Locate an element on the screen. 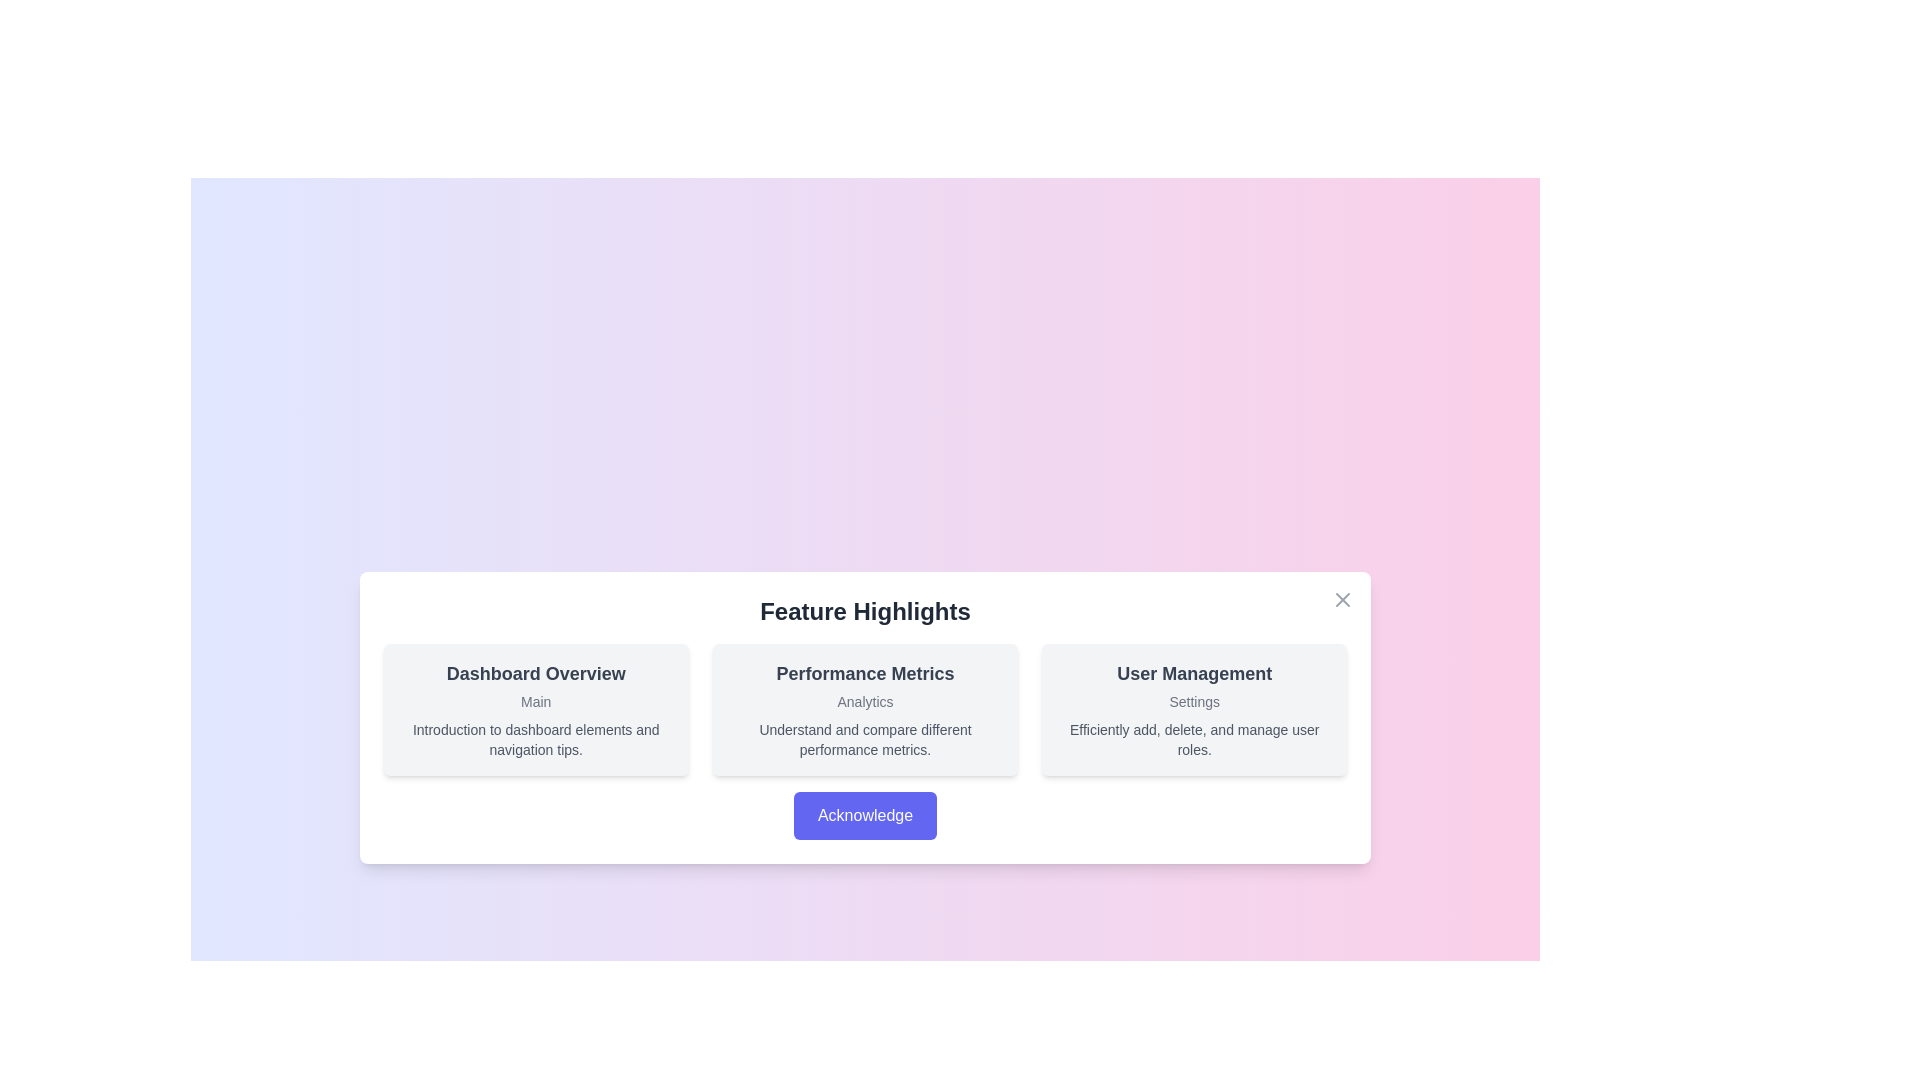 Image resolution: width=1920 pixels, height=1080 pixels. the close button in the top-right corner of the dialog to close it is located at coordinates (1343, 599).